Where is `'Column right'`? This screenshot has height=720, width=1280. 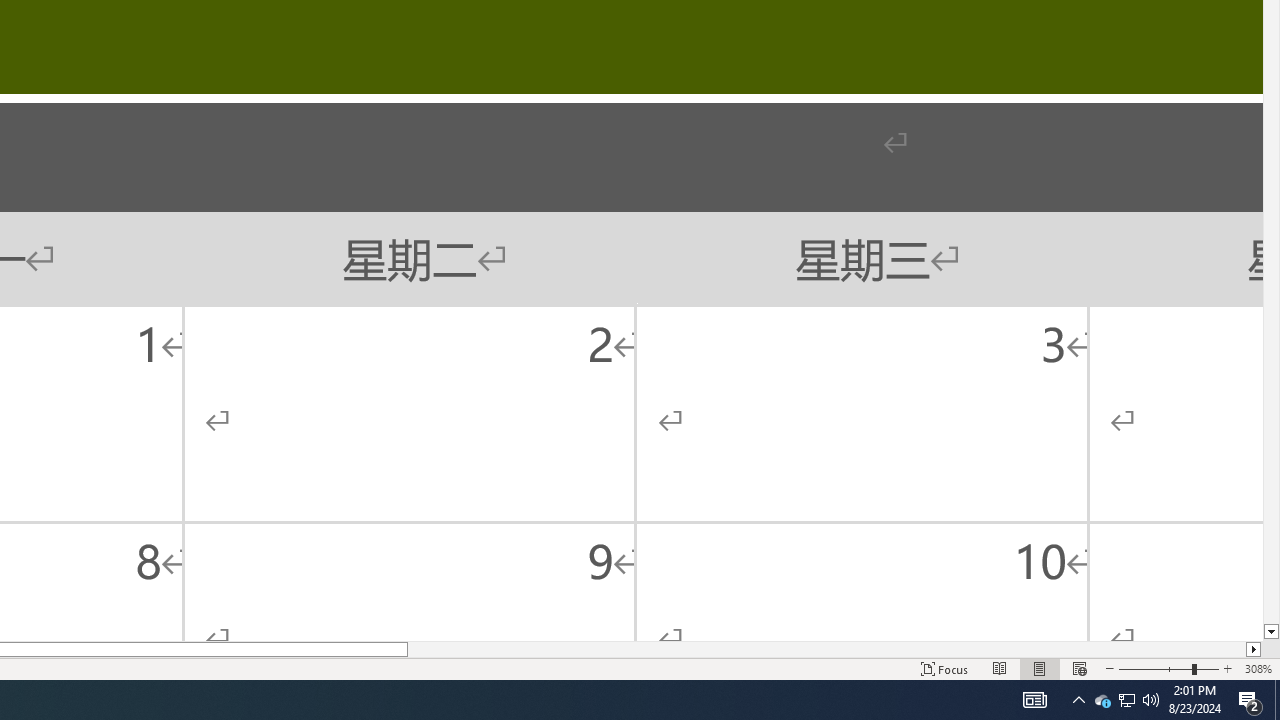
'Column right' is located at coordinates (1253, 649).